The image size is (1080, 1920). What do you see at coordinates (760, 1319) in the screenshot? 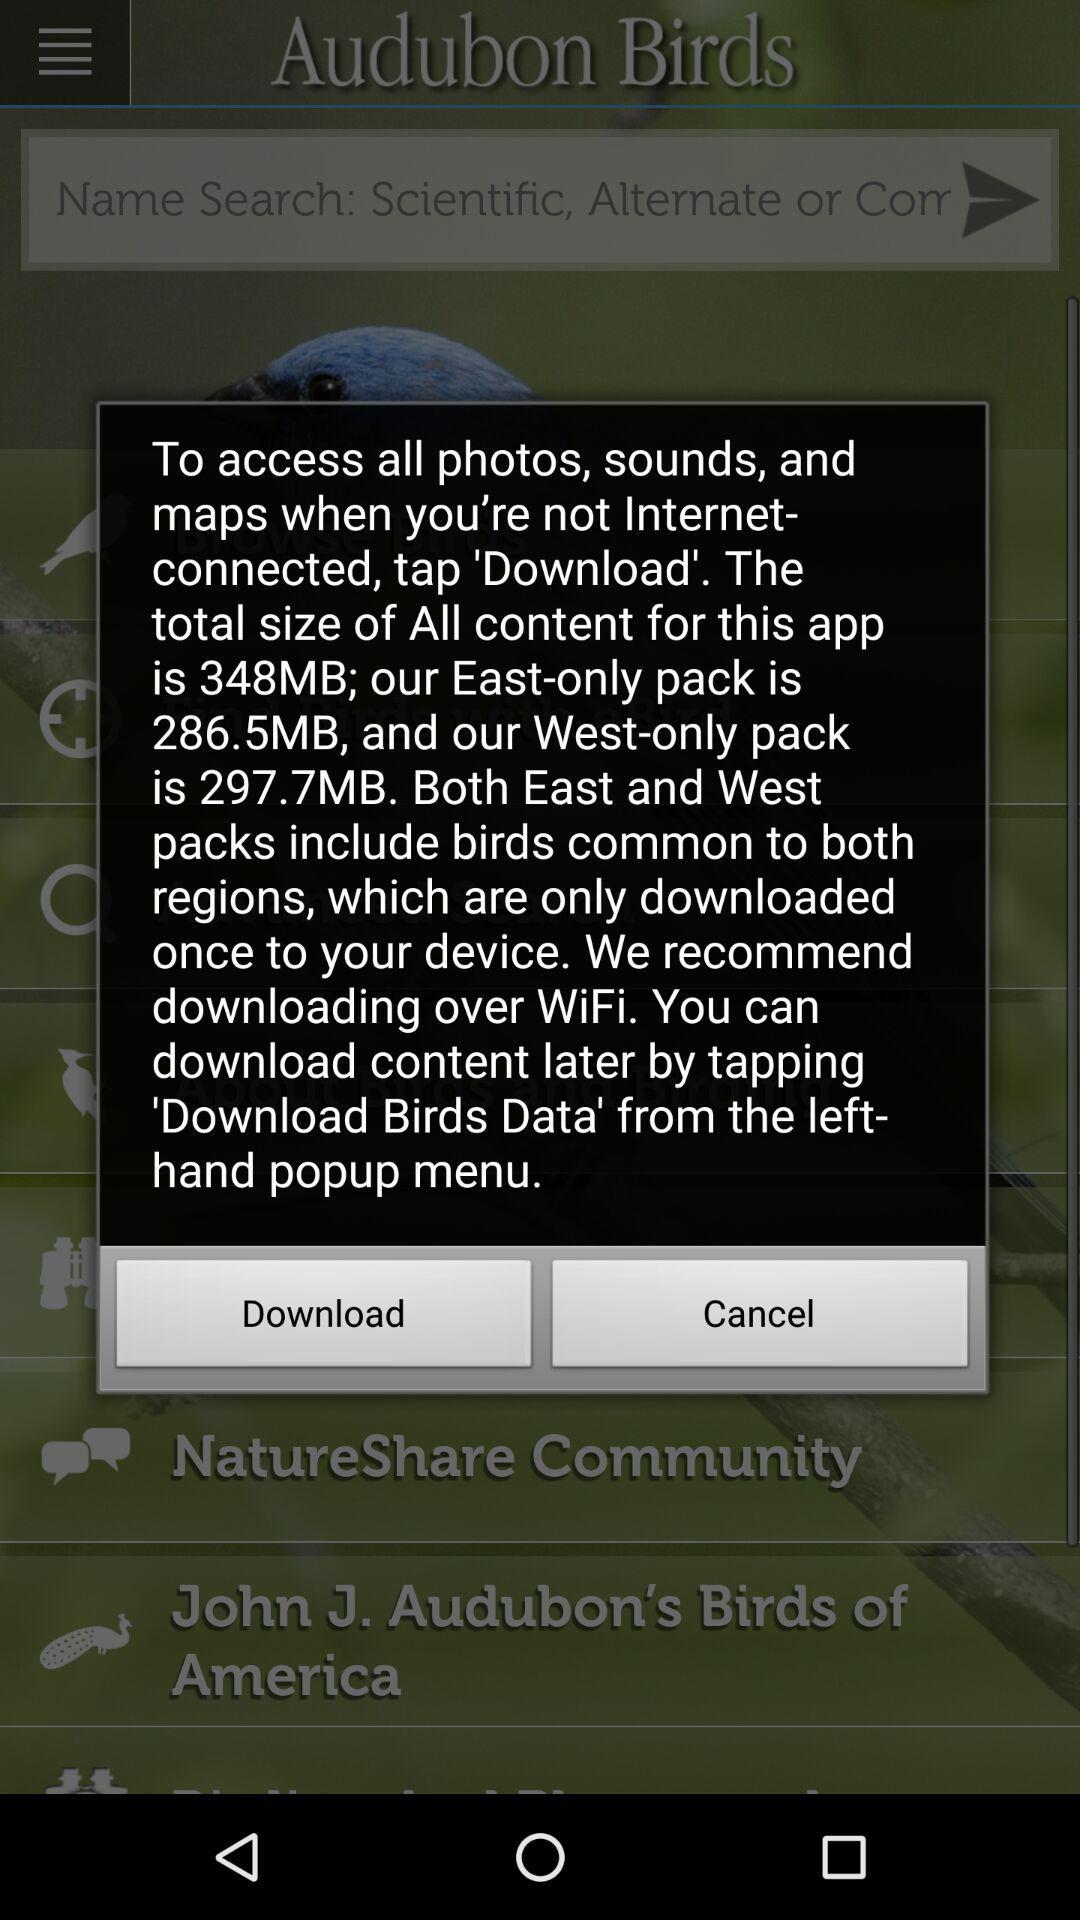
I see `the cancel button` at bounding box center [760, 1319].